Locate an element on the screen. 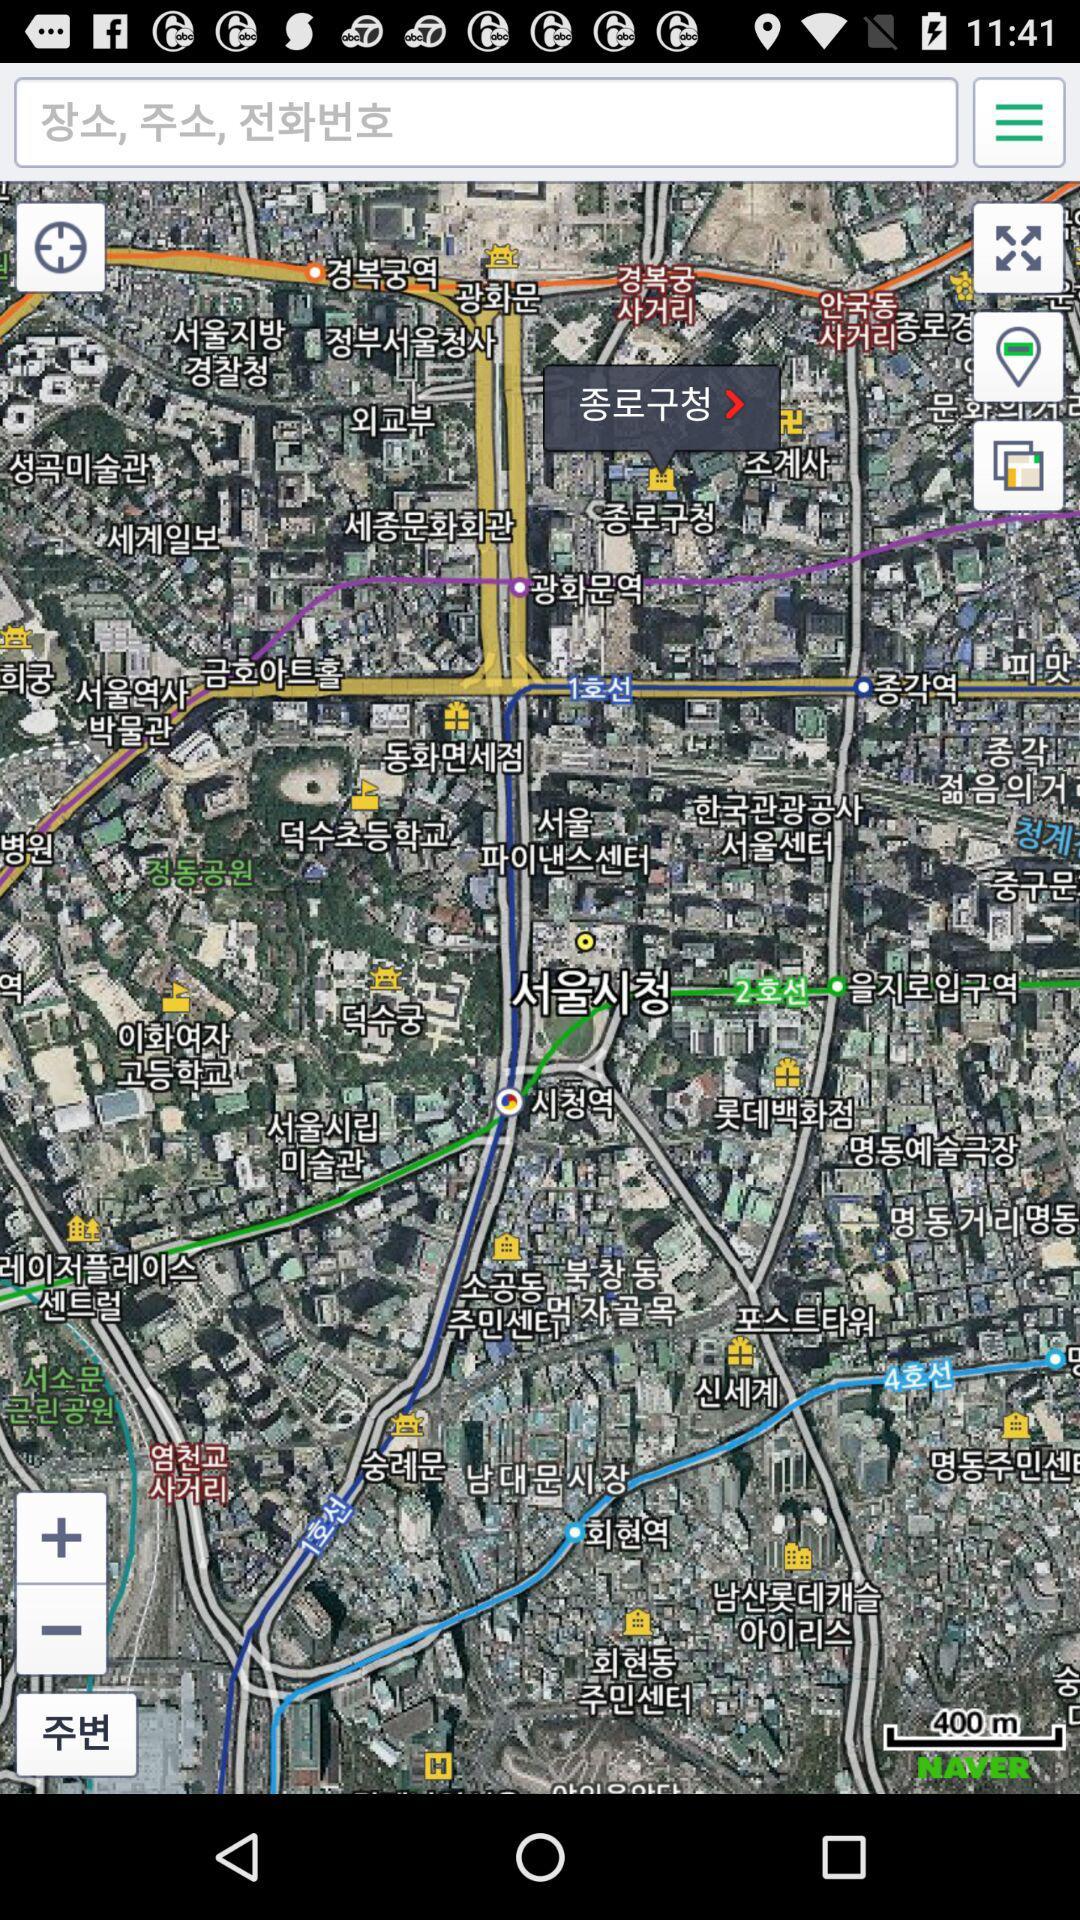  the location_crosshair icon is located at coordinates (59, 263).